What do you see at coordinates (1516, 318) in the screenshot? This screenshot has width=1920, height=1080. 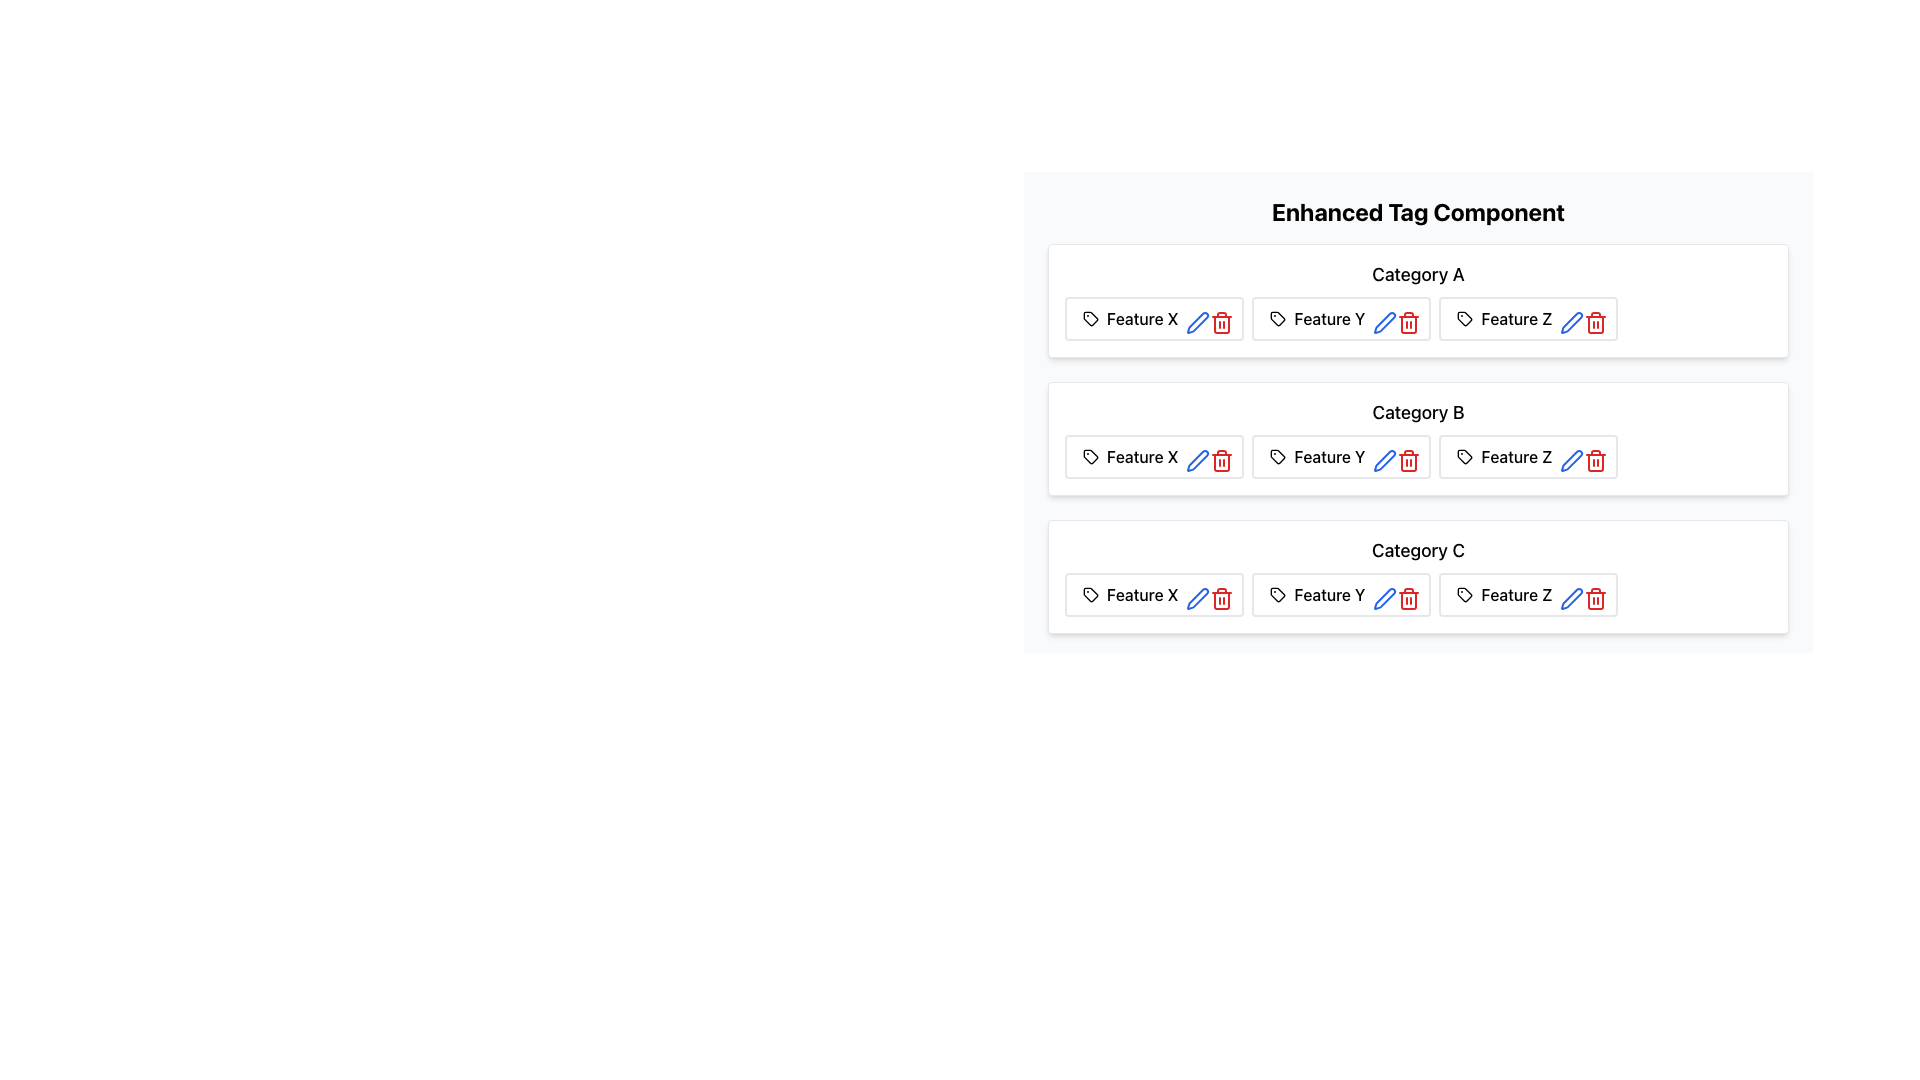 I see `the text label 'Feature Z' which identifies a specific feature within 'Category A'` at bounding box center [1516, 318].